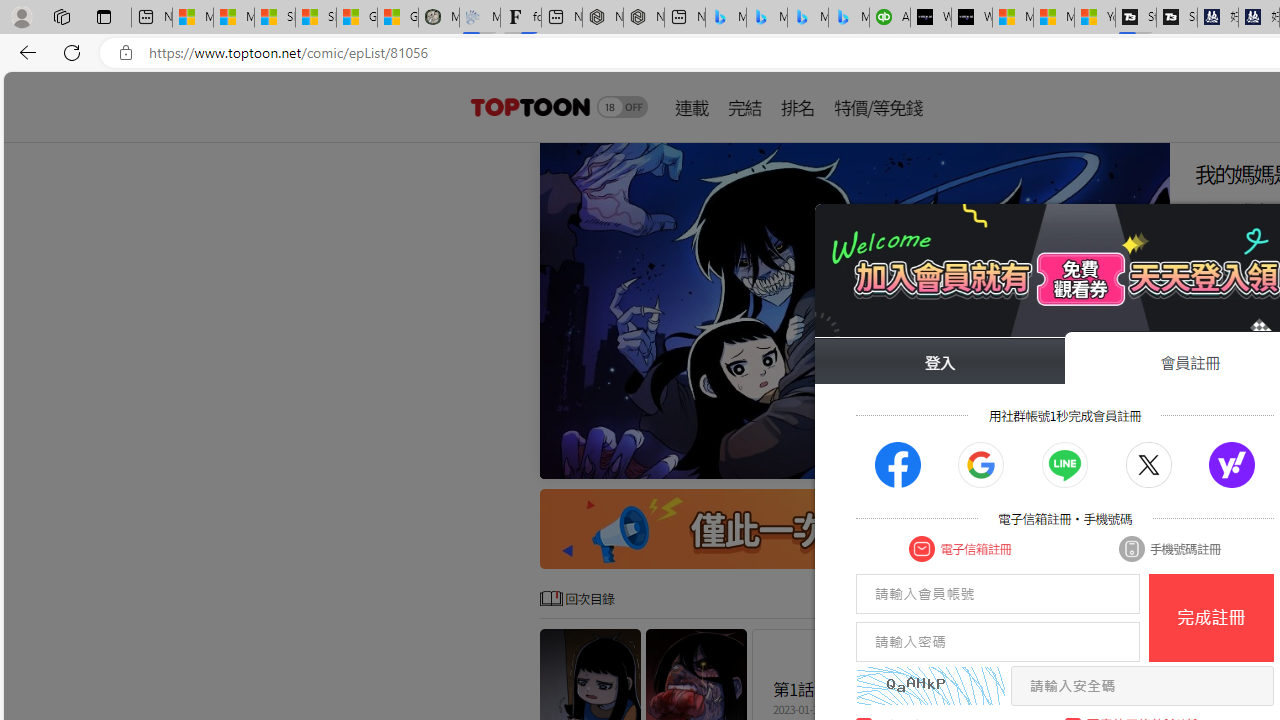 The width and height of the screenshot is (1280, 720). What do you see at coordinates (855, 311) in the screenshot?
I see `'Class: swiper-slide swiper-slide-active'` at bounding box center [855, 311].